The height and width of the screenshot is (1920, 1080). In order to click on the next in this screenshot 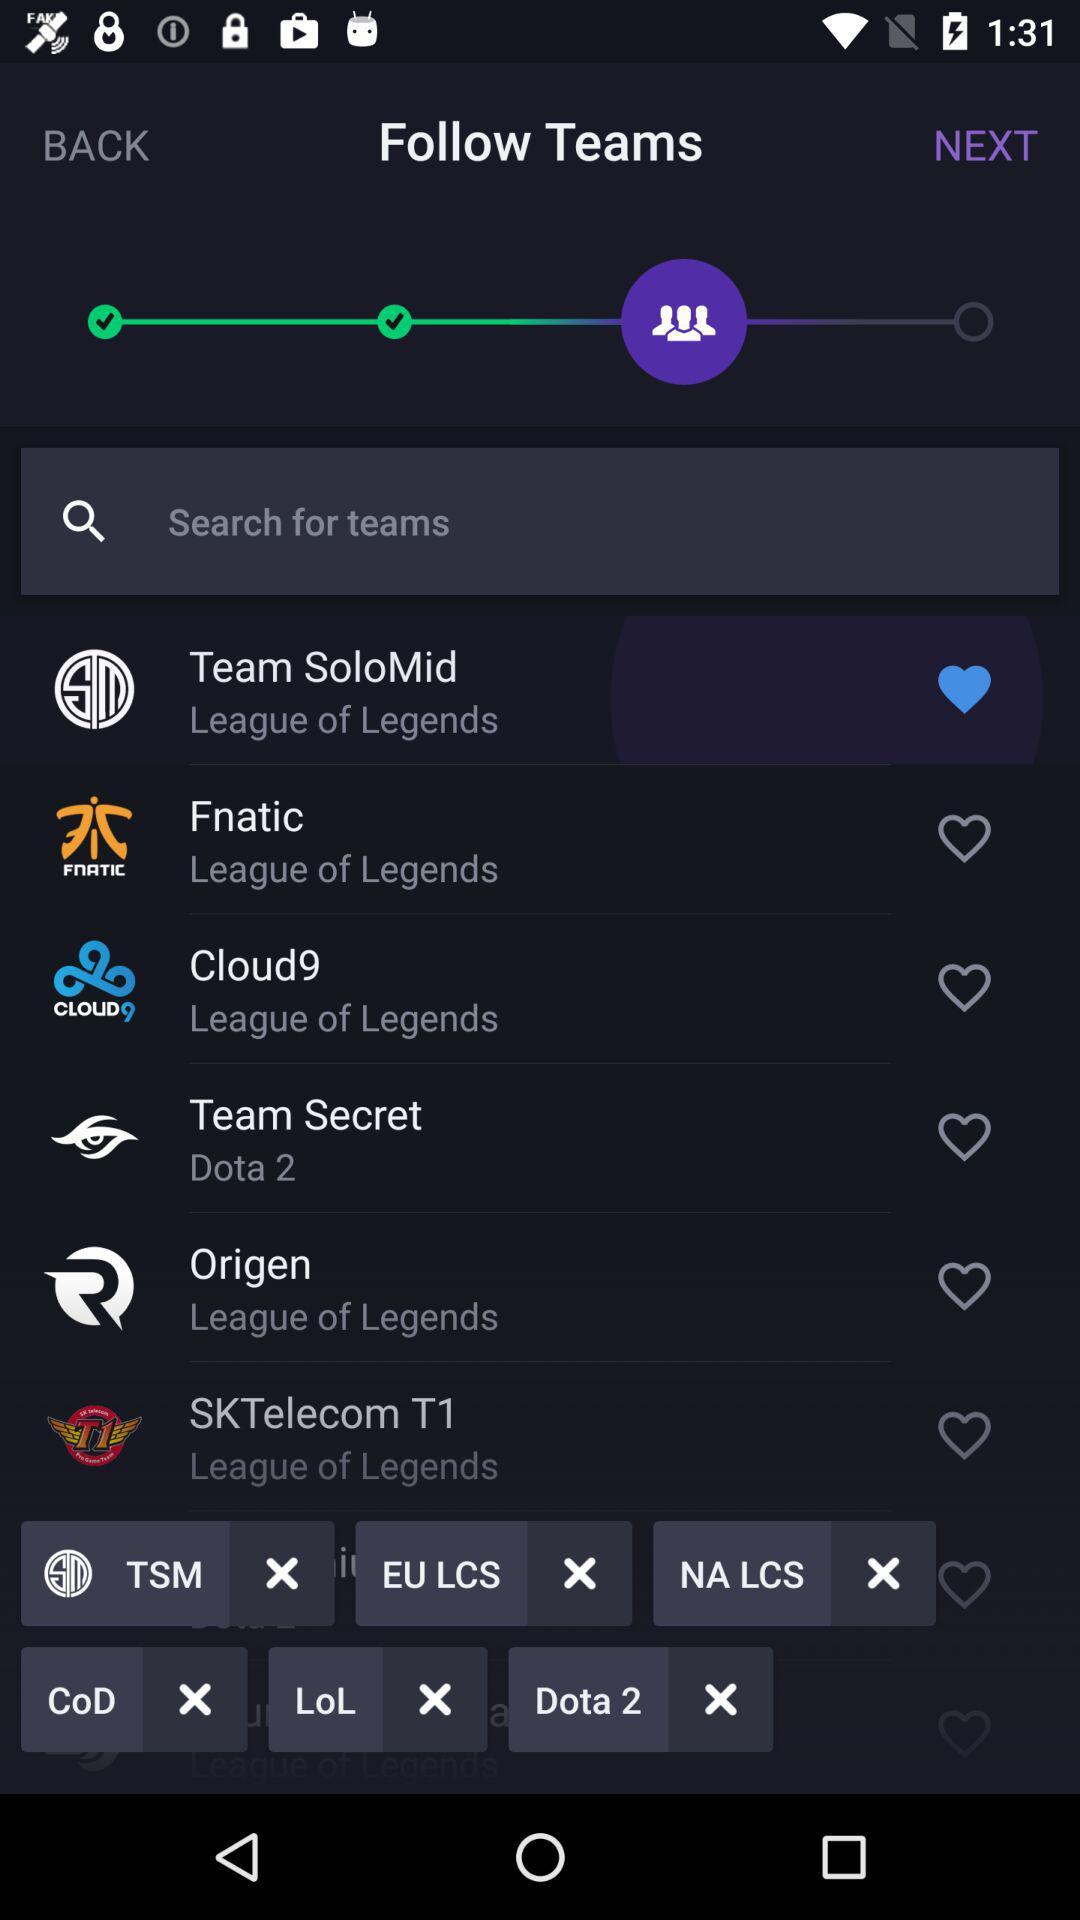, I will do `click(984, 143)`.